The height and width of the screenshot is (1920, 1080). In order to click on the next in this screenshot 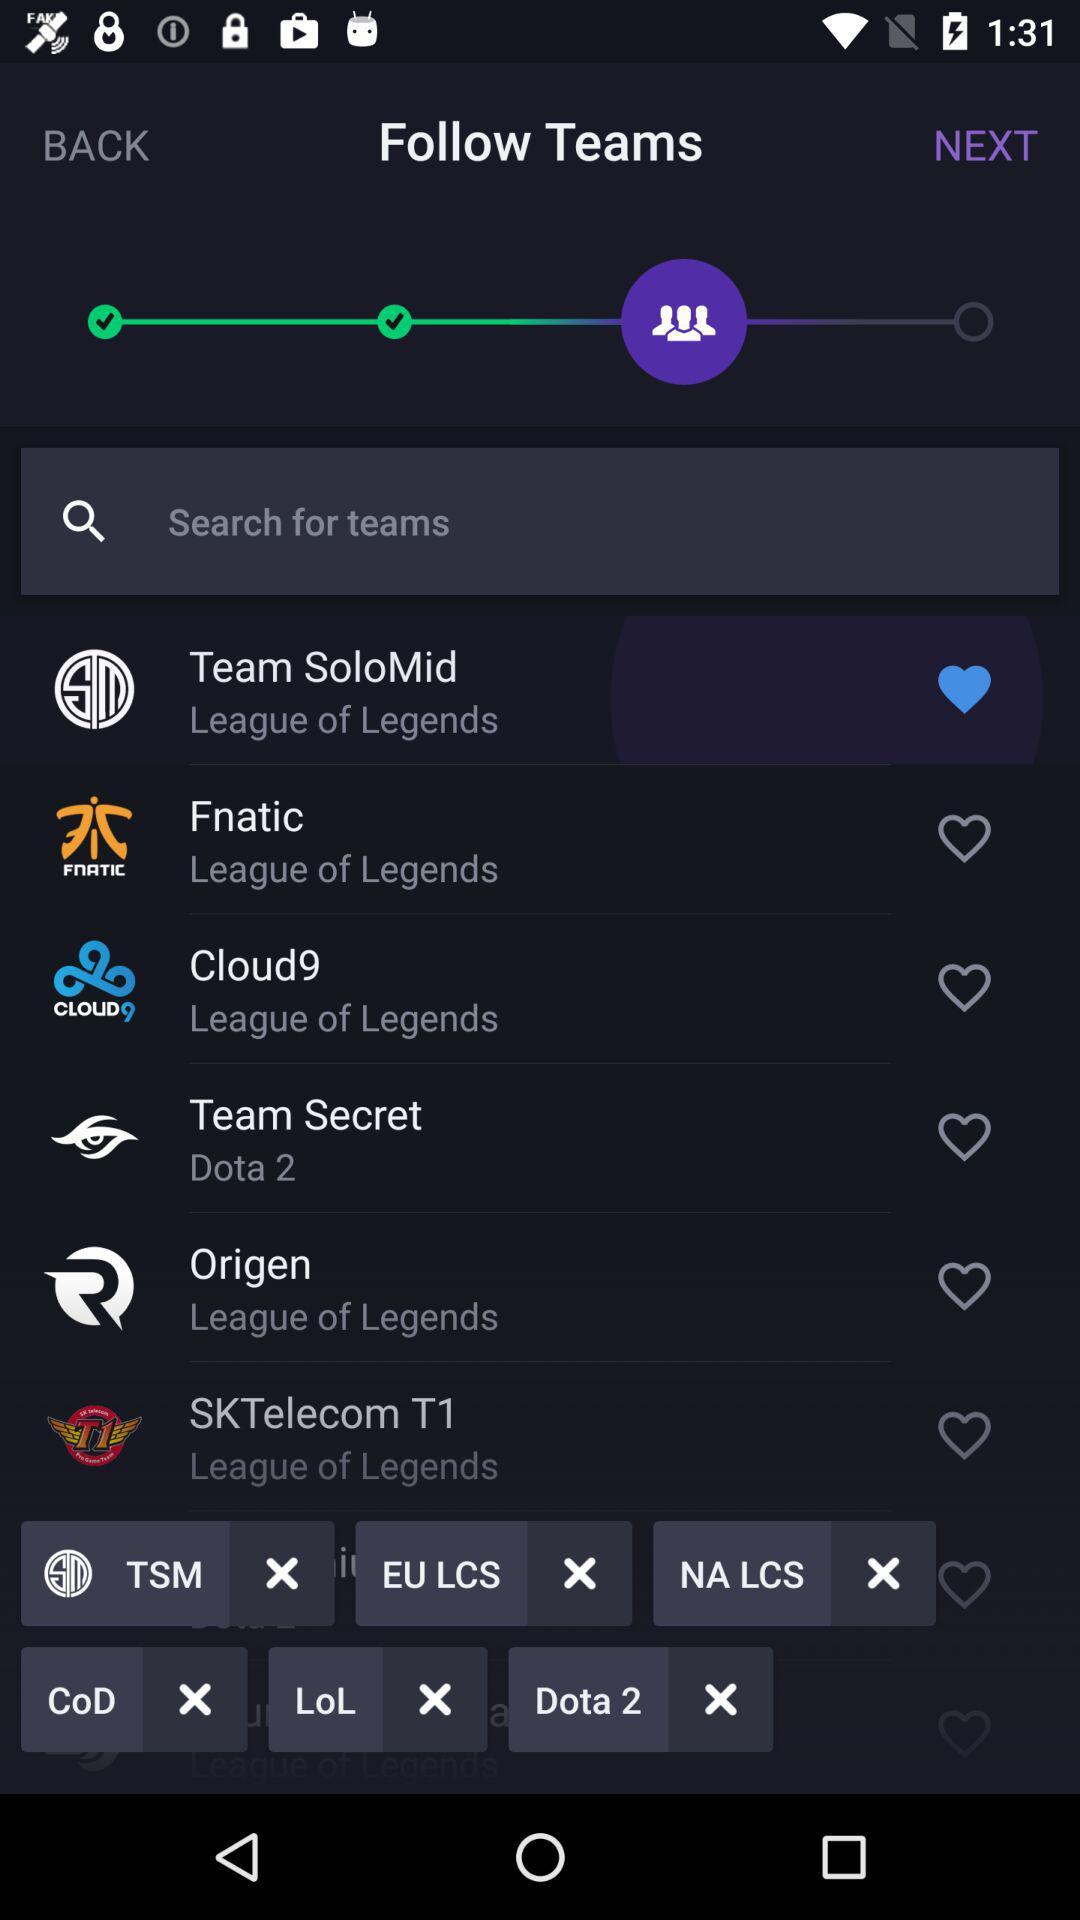, I will do `click(984, 143)`.